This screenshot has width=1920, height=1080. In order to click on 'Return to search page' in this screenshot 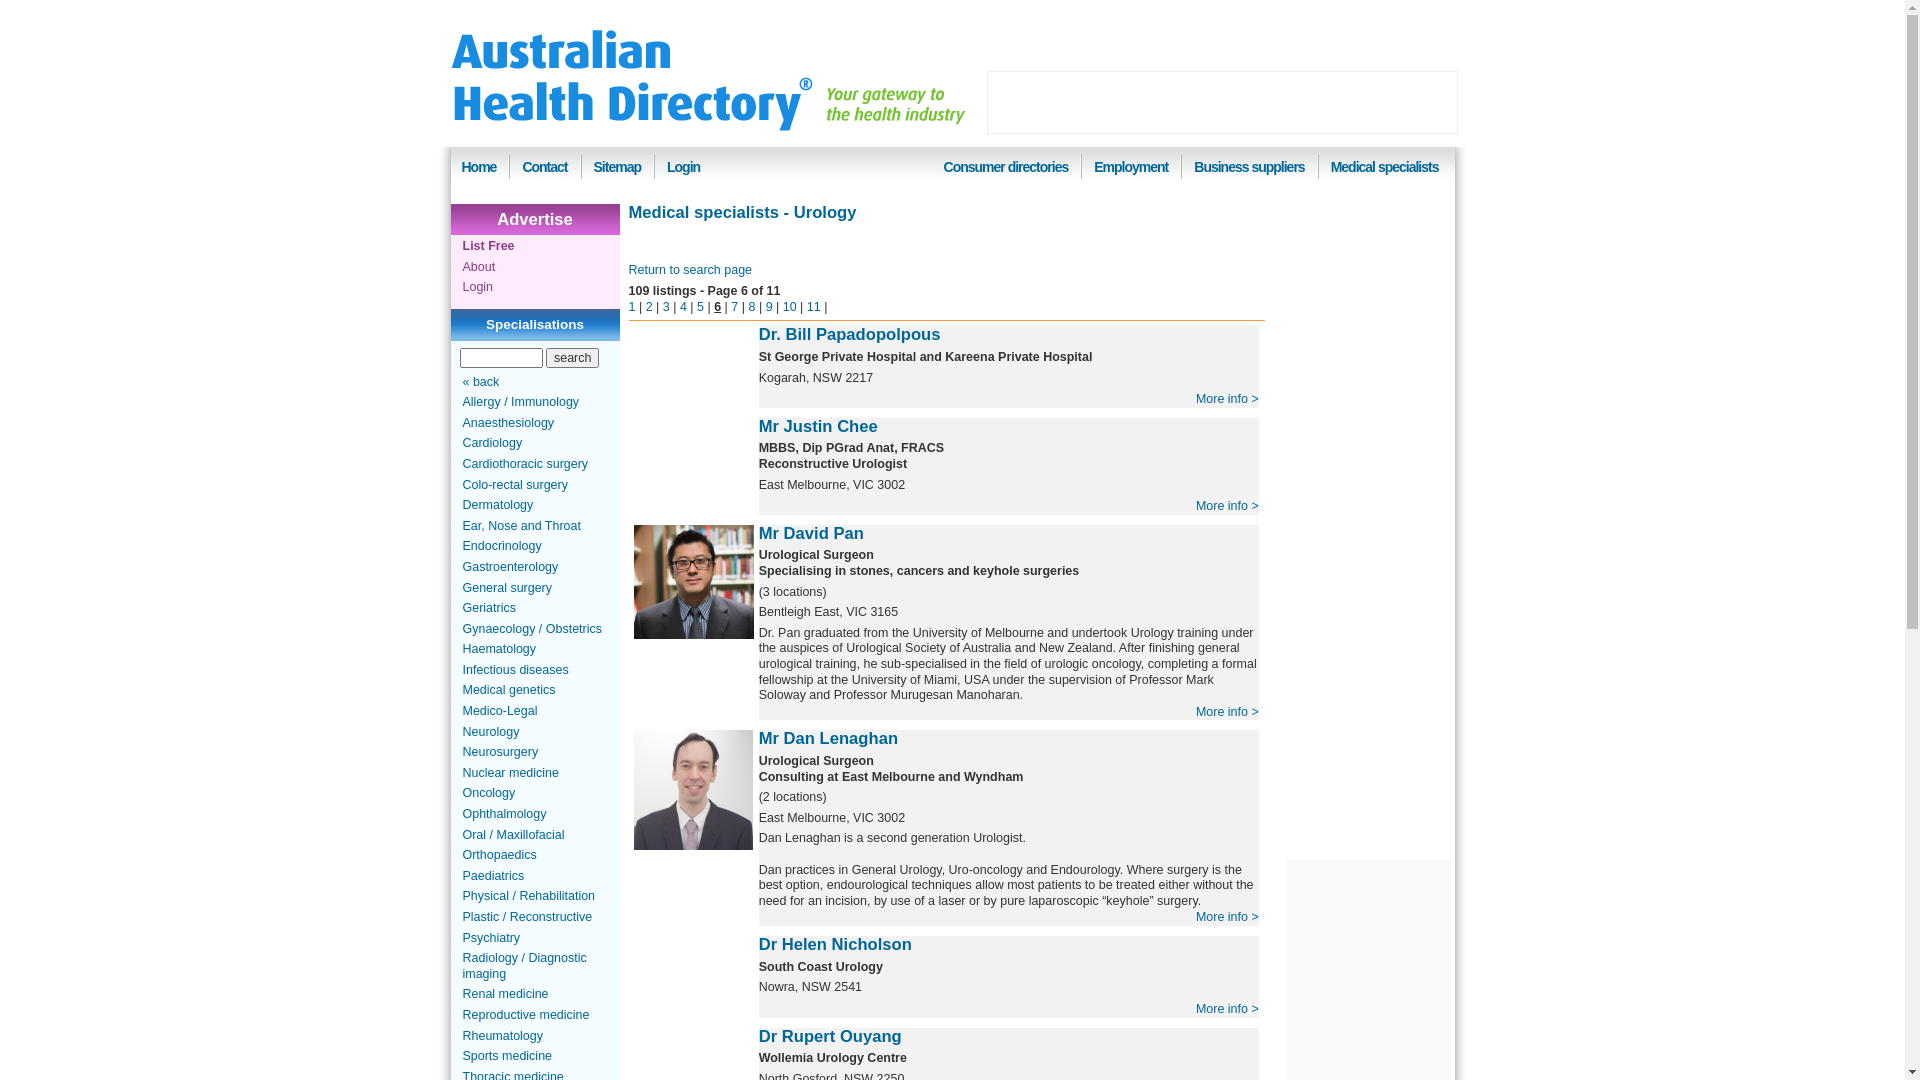, I will do `click(690, 270)`.